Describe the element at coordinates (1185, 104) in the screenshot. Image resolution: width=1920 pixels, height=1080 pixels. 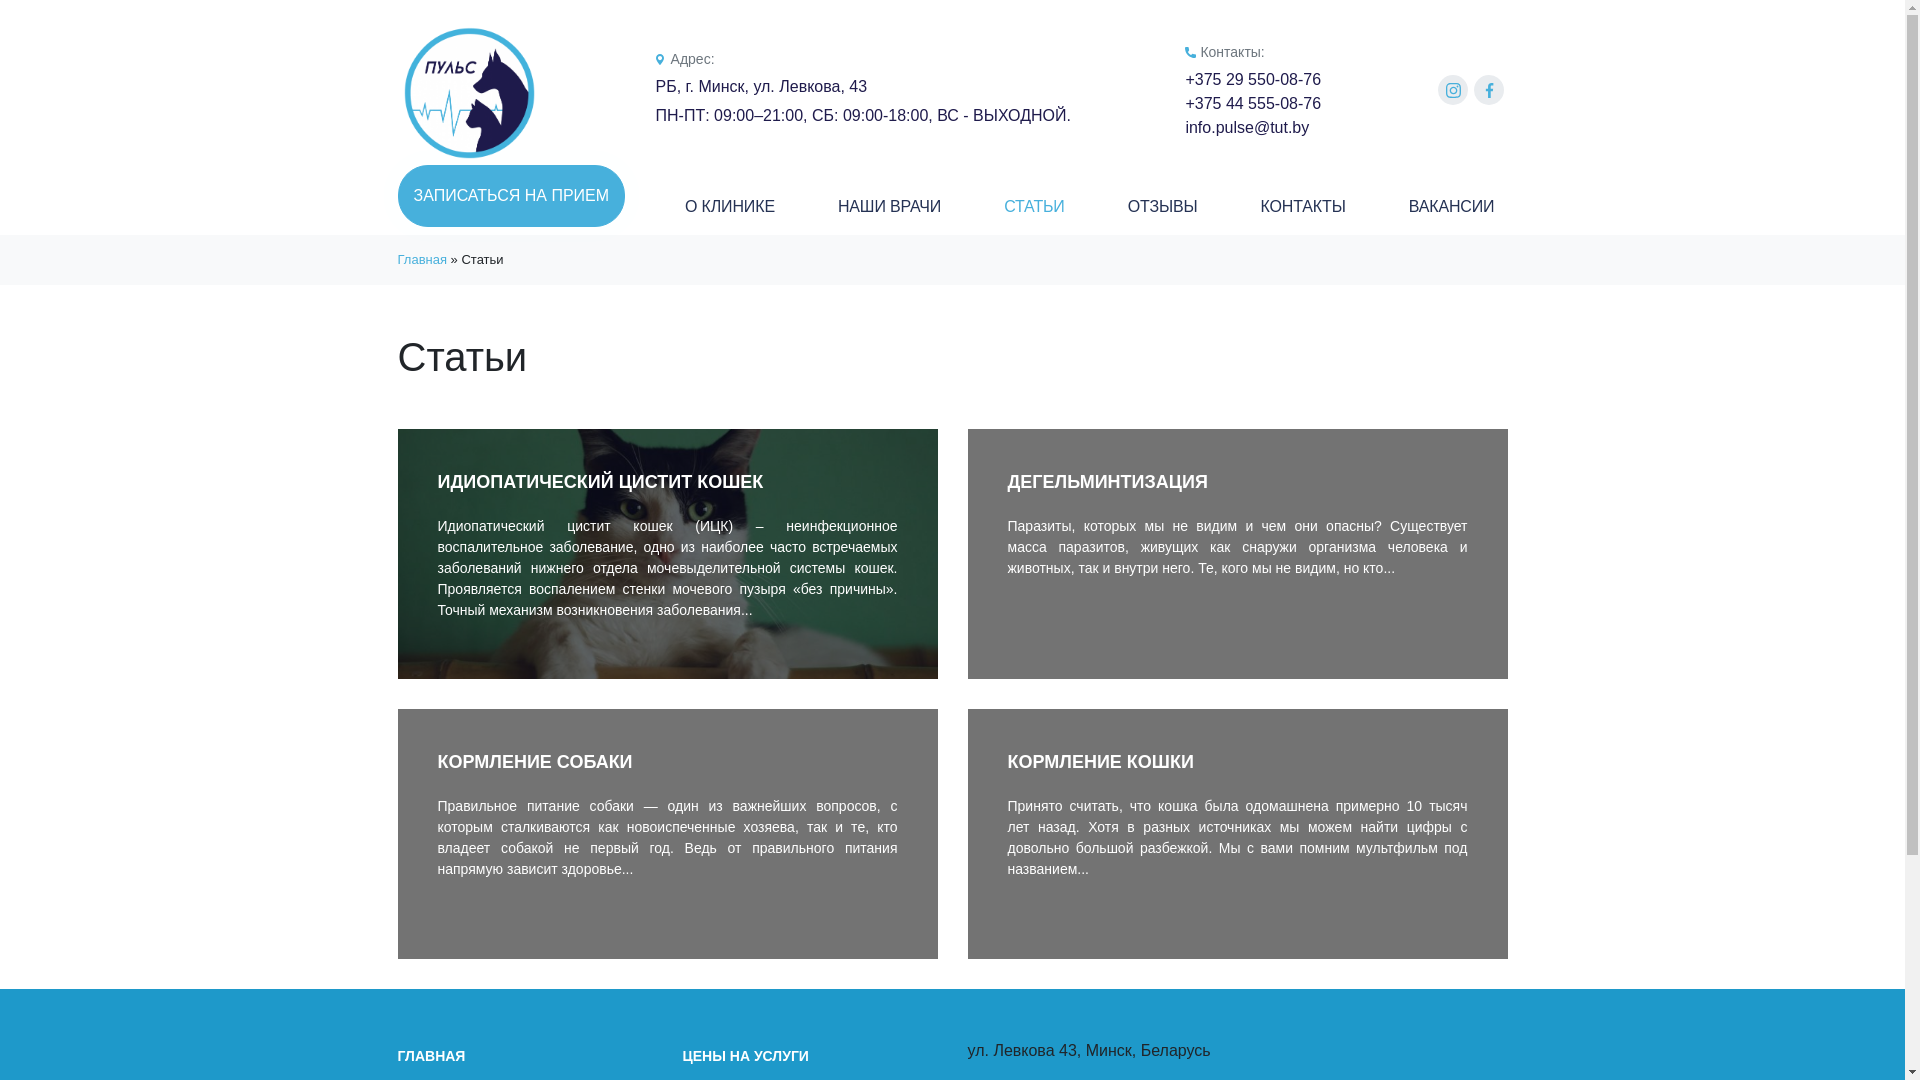
I see `'+375 44 555-08-76'` at that location.